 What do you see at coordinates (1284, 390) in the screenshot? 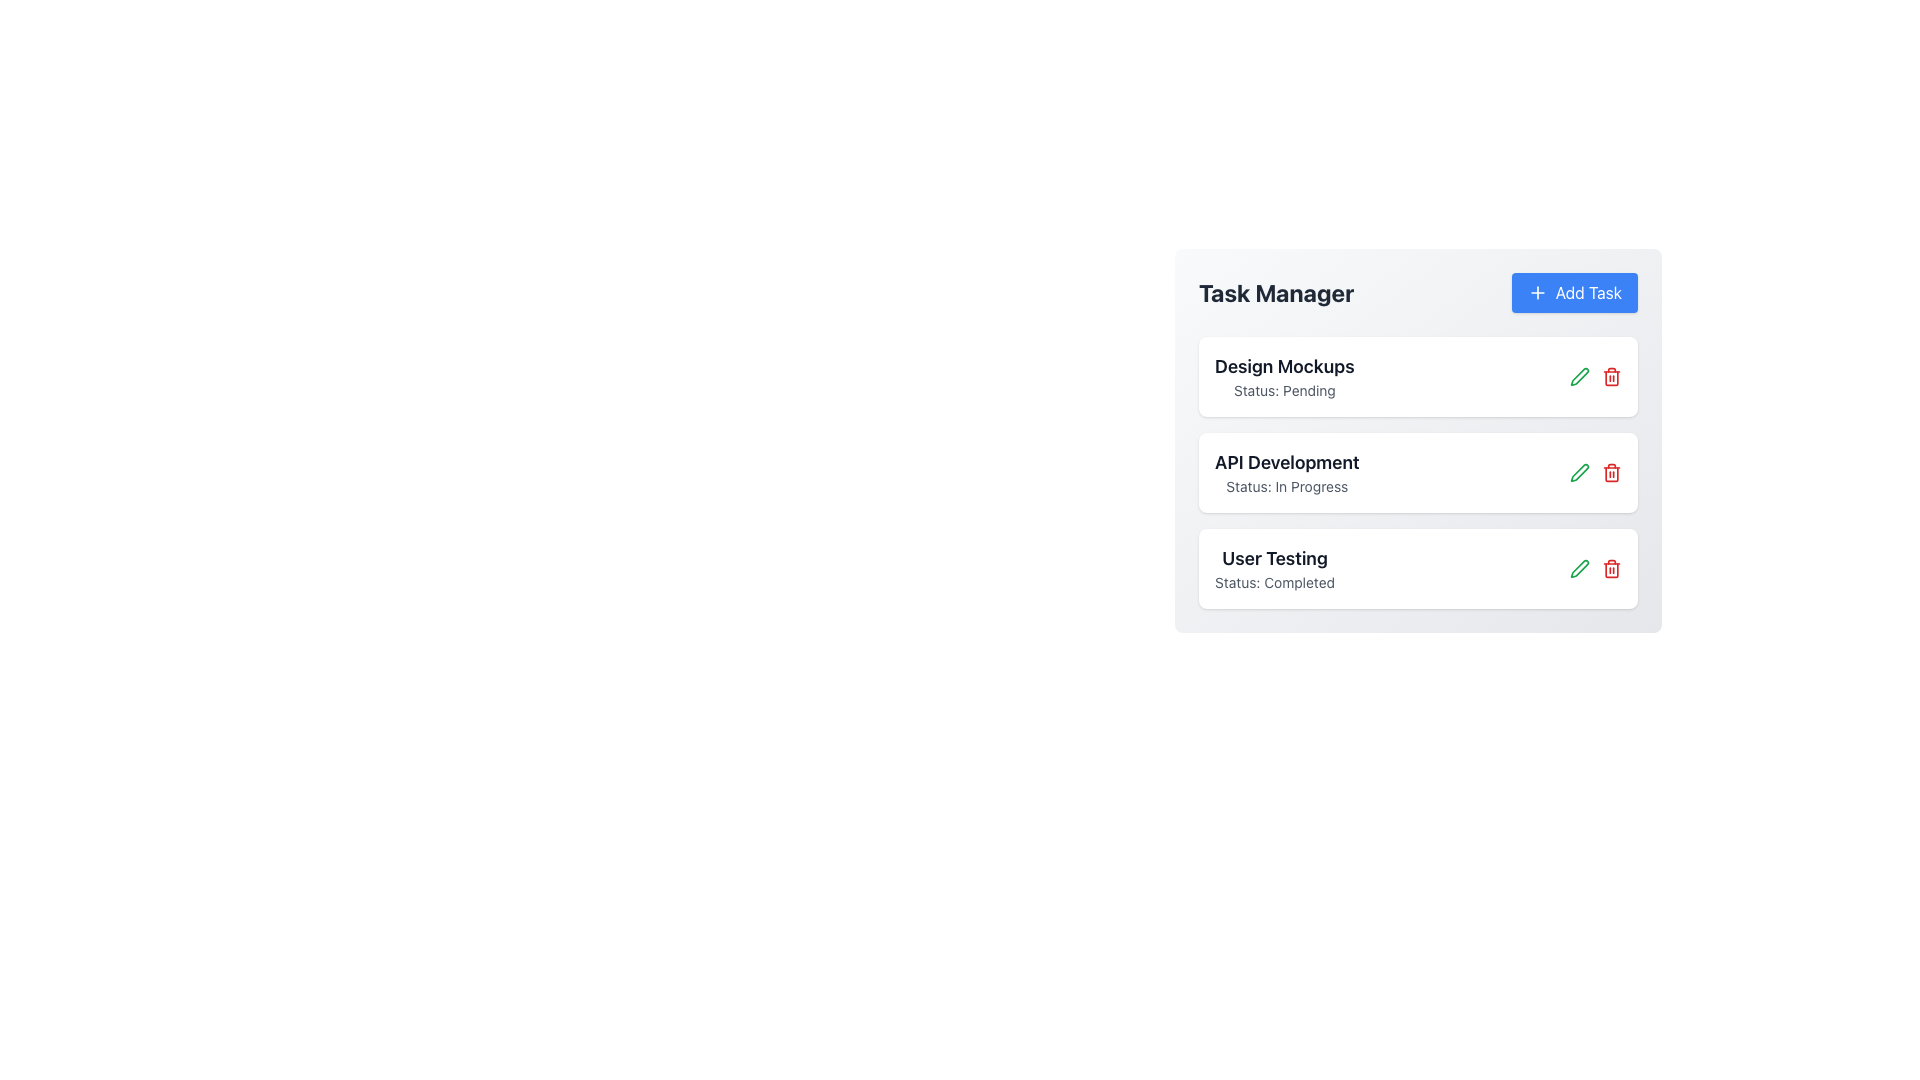
I see `the Text Label that indicates the current status of the task, positioned directly below the boldened task title 'Design Mockups'` at bounding box center [1284, 390].